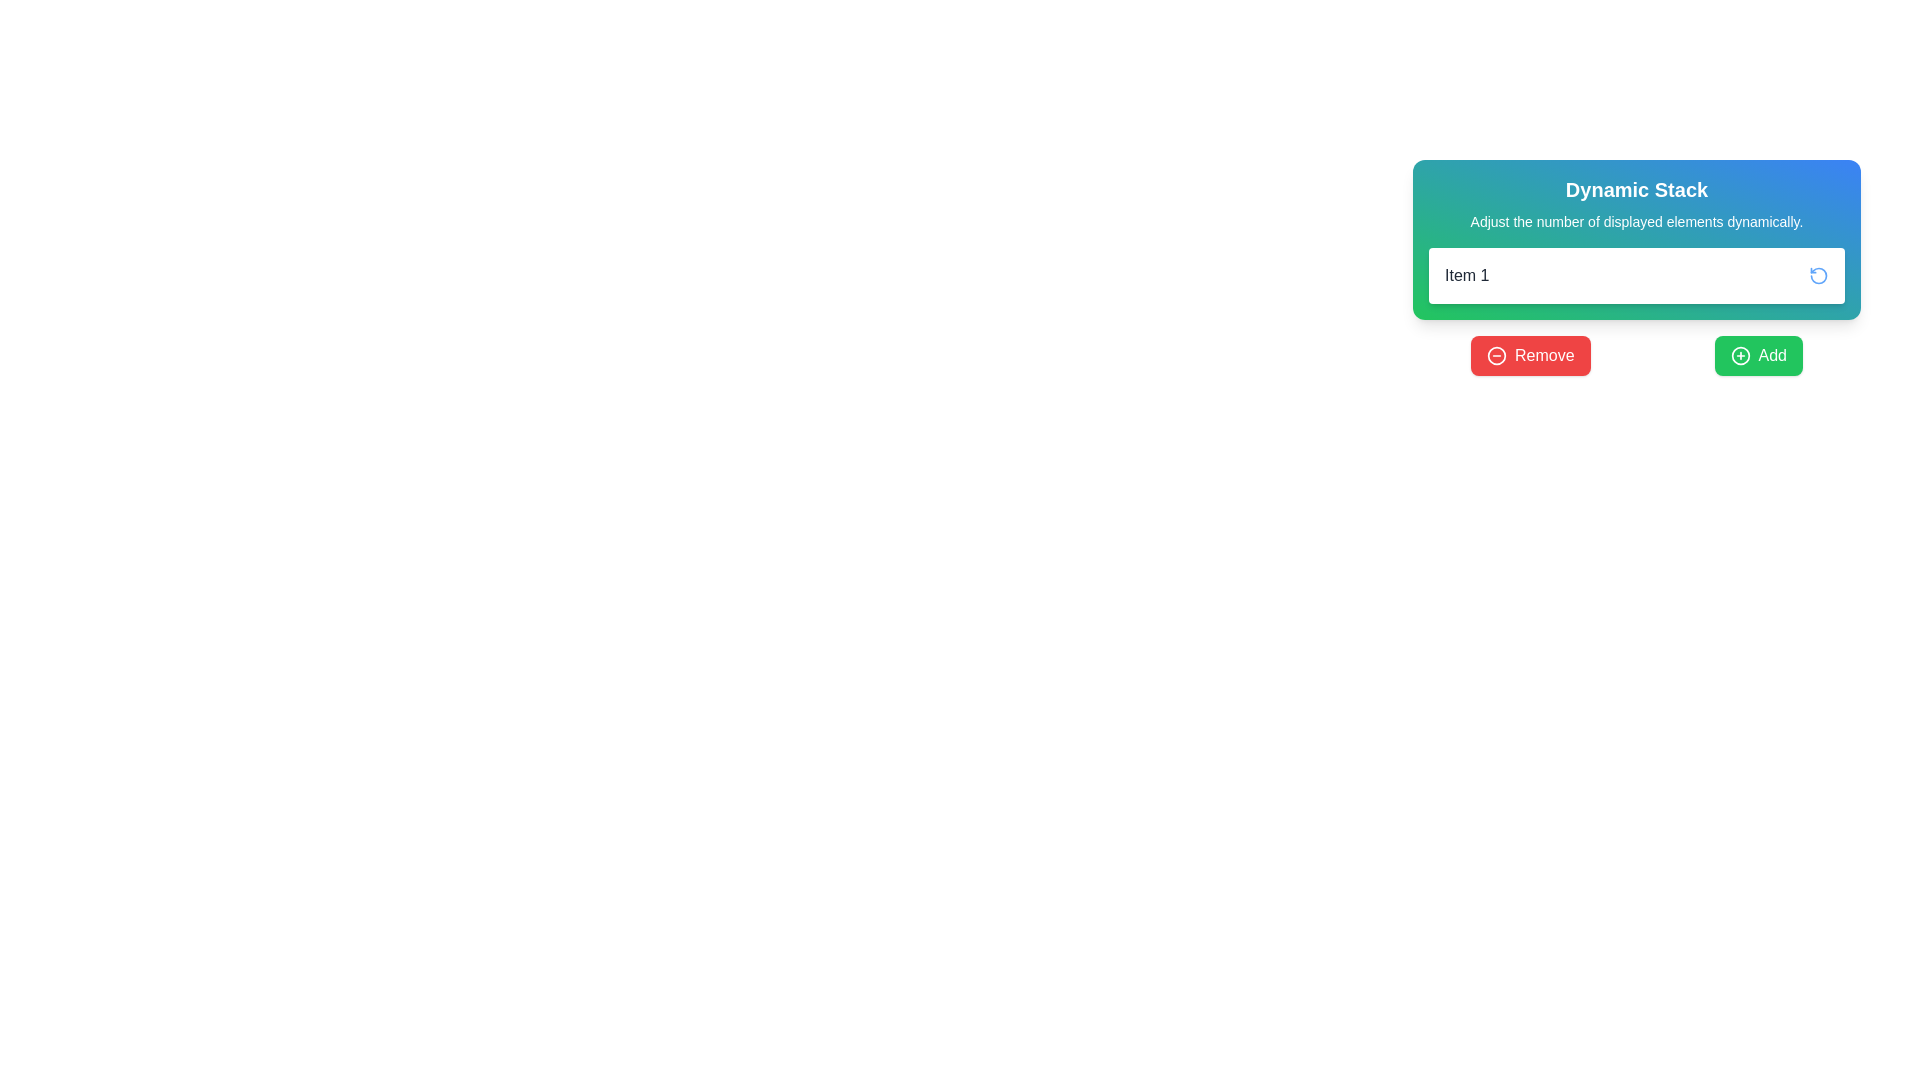 The height and width of the screenshot is (1080, 1920). Describe the element at coordinates (1757, 354) in the screenshot. I see `the 'Add' button located to the right of the 'Remove' button in the horizontally-aligned group of buttons under the 'Item 1' input field` at that location.